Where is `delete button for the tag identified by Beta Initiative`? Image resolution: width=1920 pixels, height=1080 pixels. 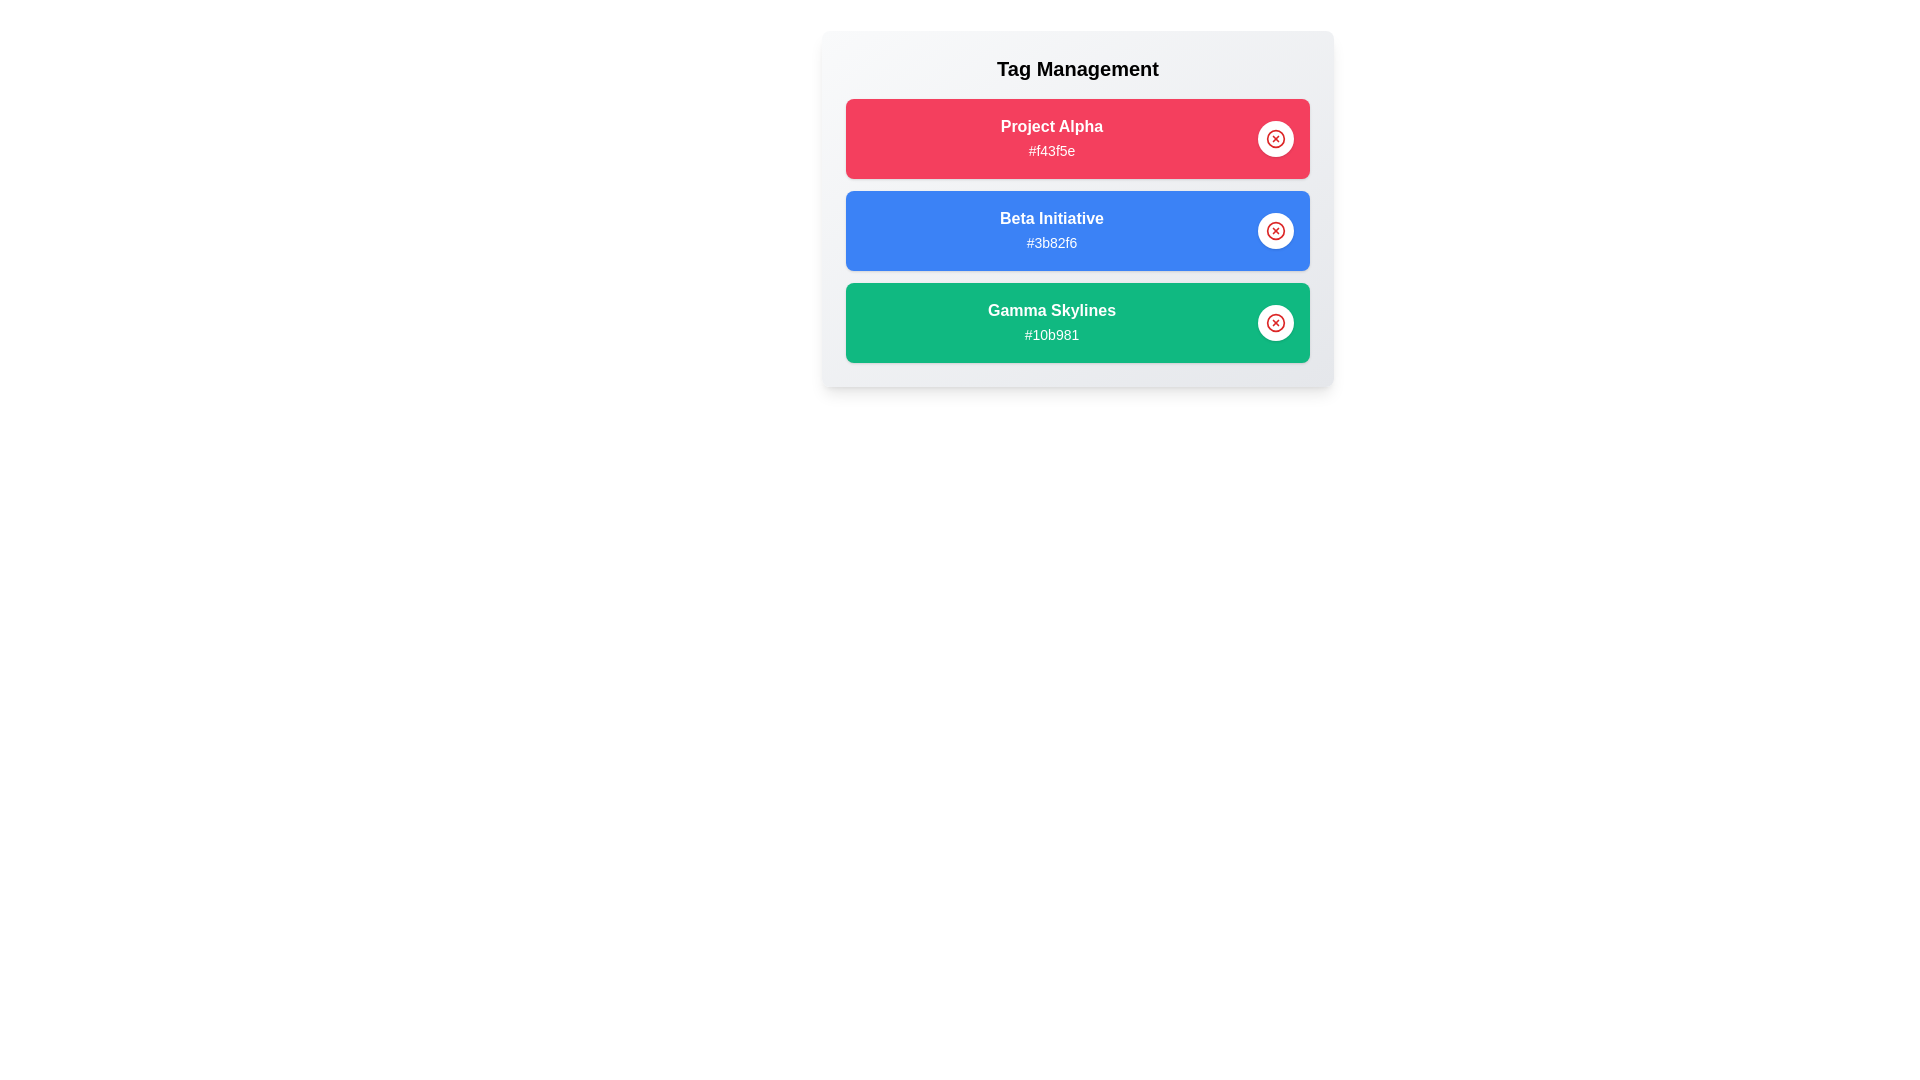
delete button for the tag identified by Beta Initiative is located at coordinates (1275, 230).